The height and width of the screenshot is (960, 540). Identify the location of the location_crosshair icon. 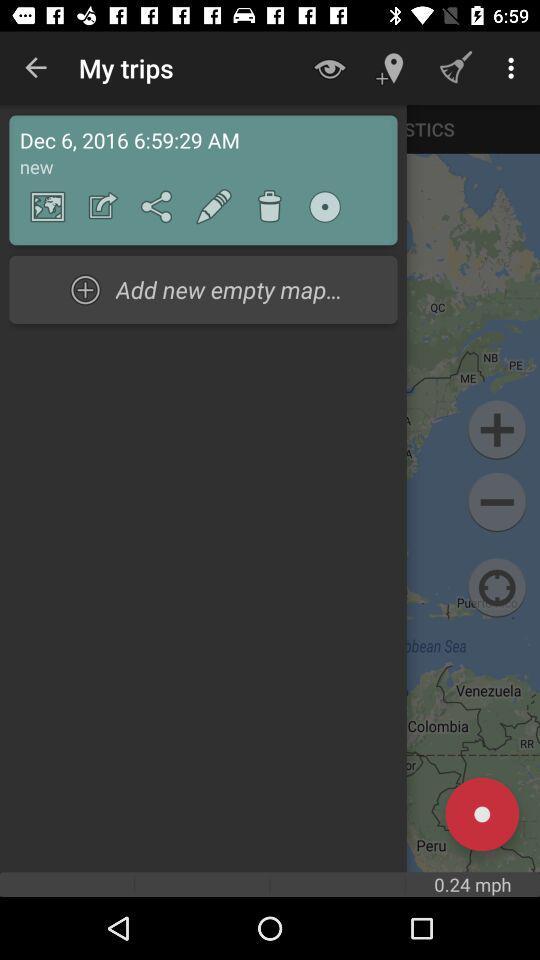
(496, 588).